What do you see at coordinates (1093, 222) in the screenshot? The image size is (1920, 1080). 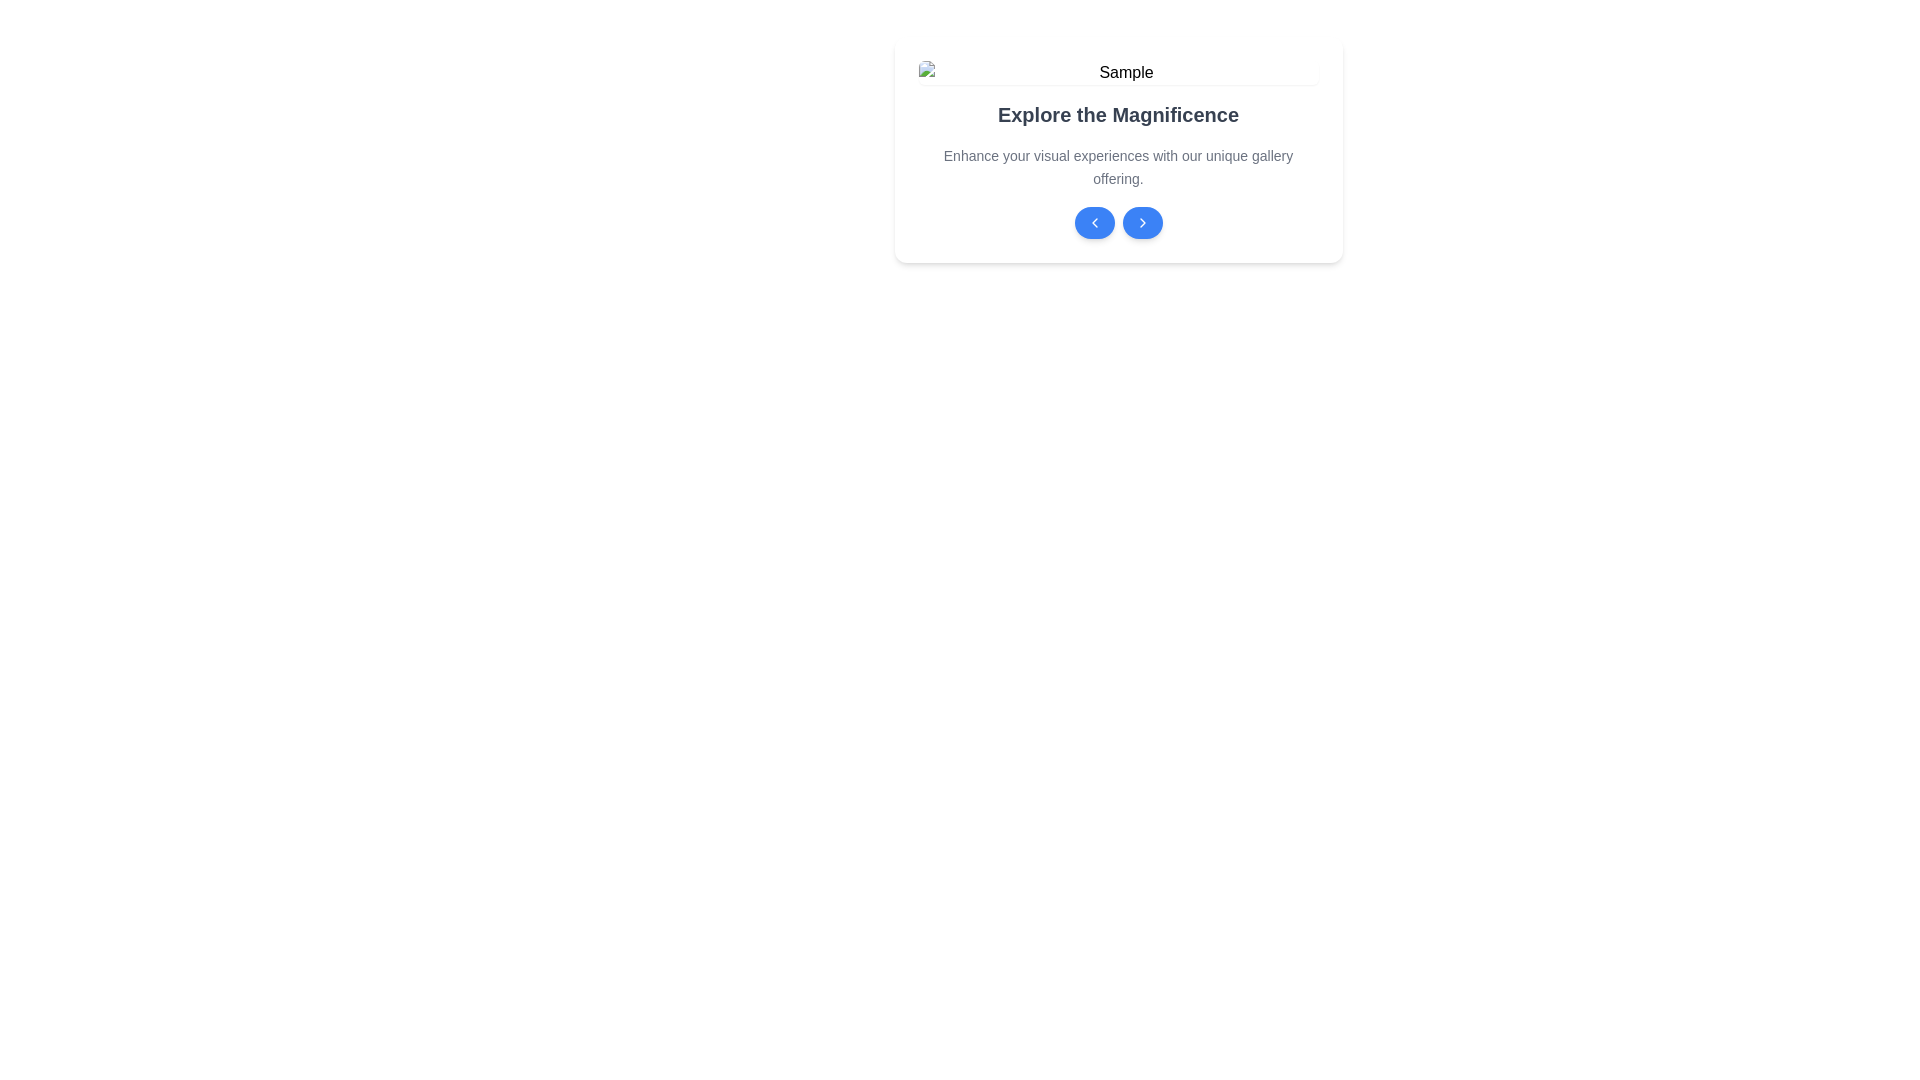 I see `the circular blue button with a white left-pointing chevron icon located at the bottom center of the card interface` at bounding box center [1093, 222].